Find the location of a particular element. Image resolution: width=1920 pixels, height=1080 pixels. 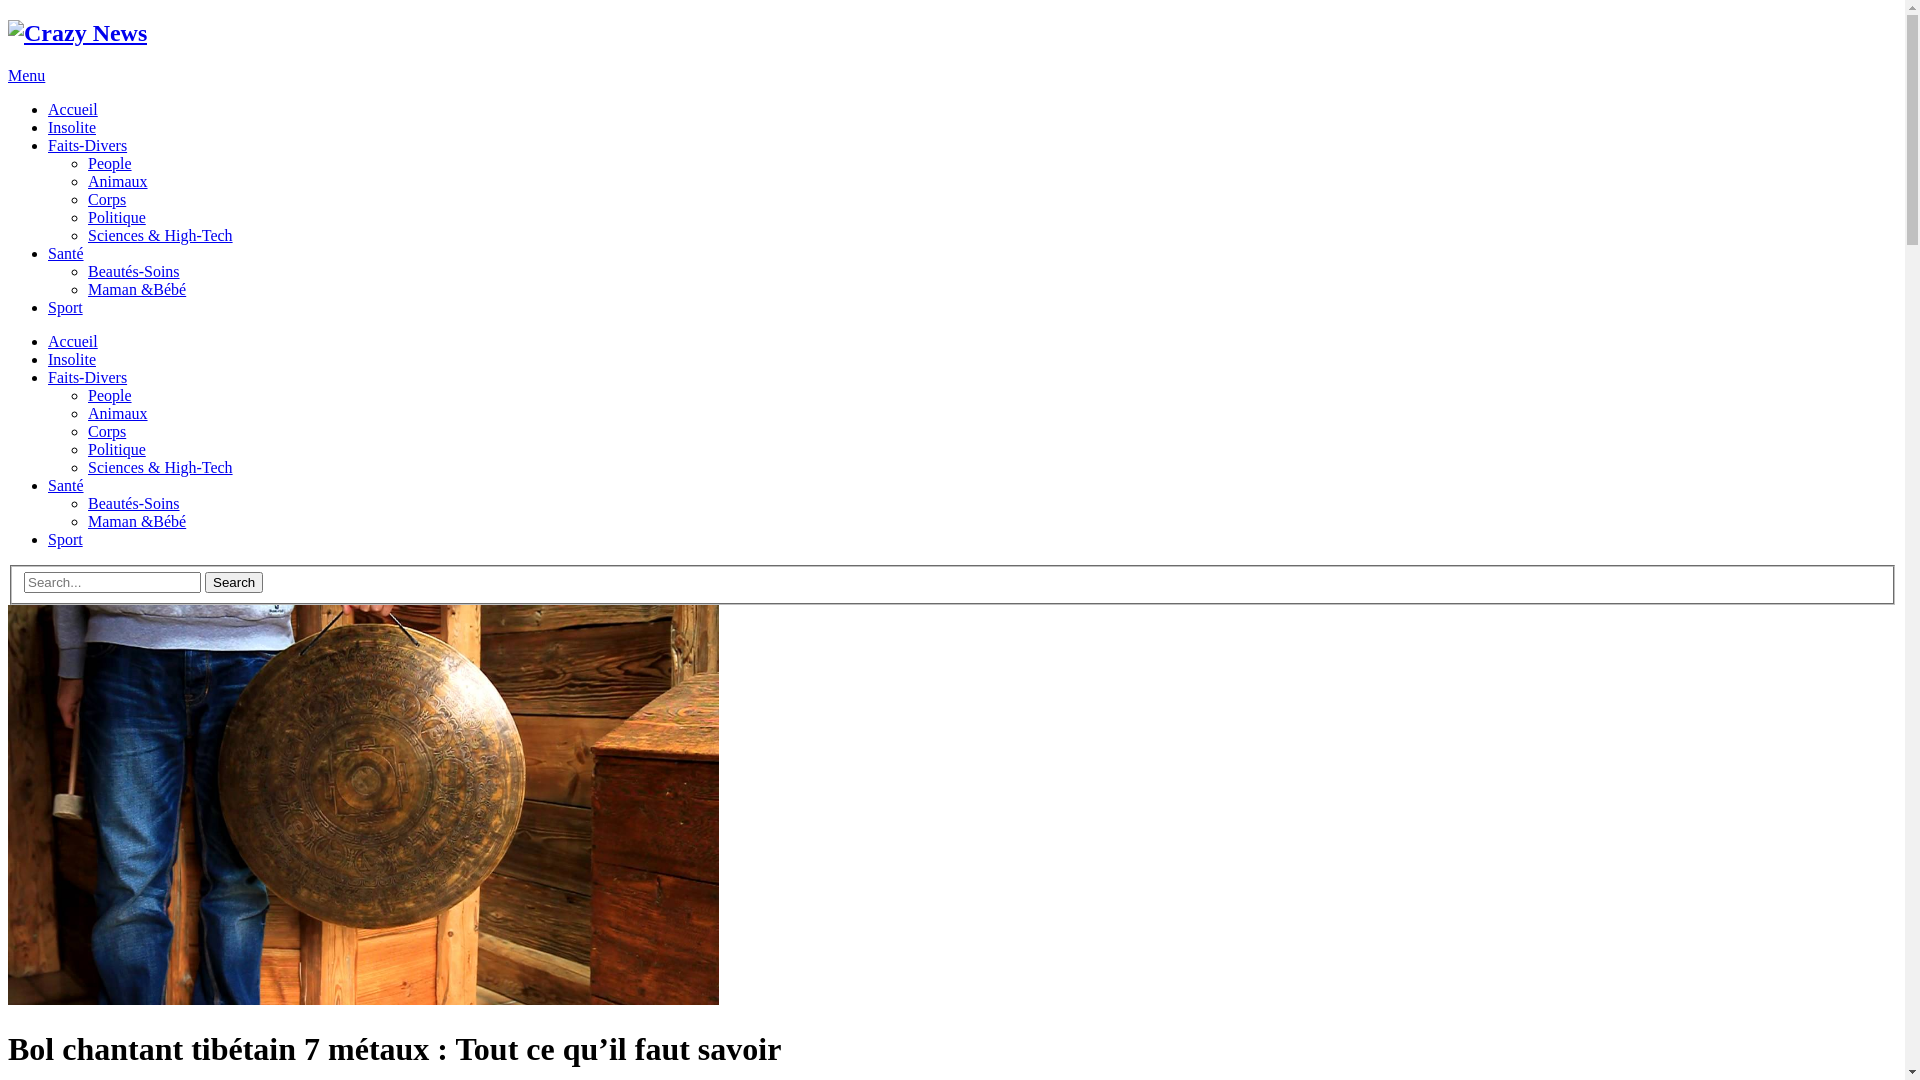

'Search' is located at coordinates (234, 582).